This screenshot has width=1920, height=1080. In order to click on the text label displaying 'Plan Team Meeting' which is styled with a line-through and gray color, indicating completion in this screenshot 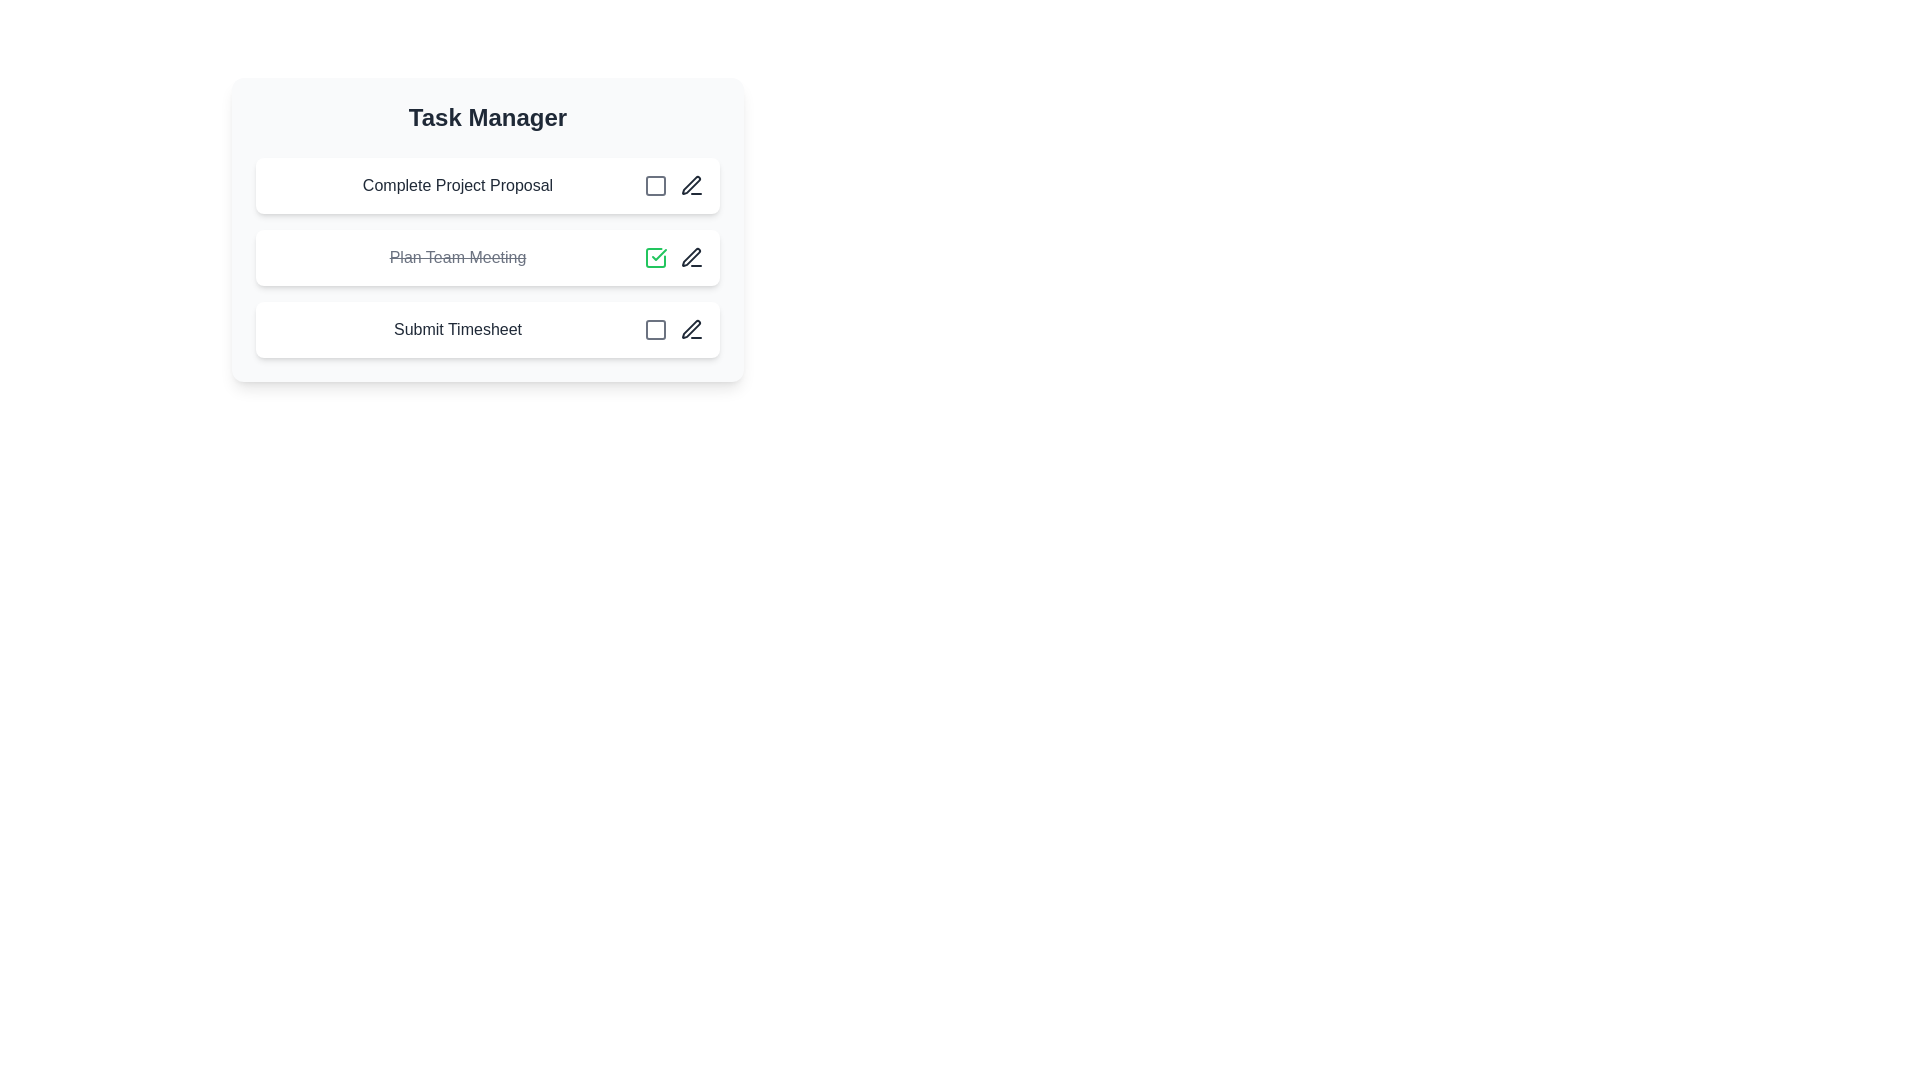, I will do `click(456, 257)`.